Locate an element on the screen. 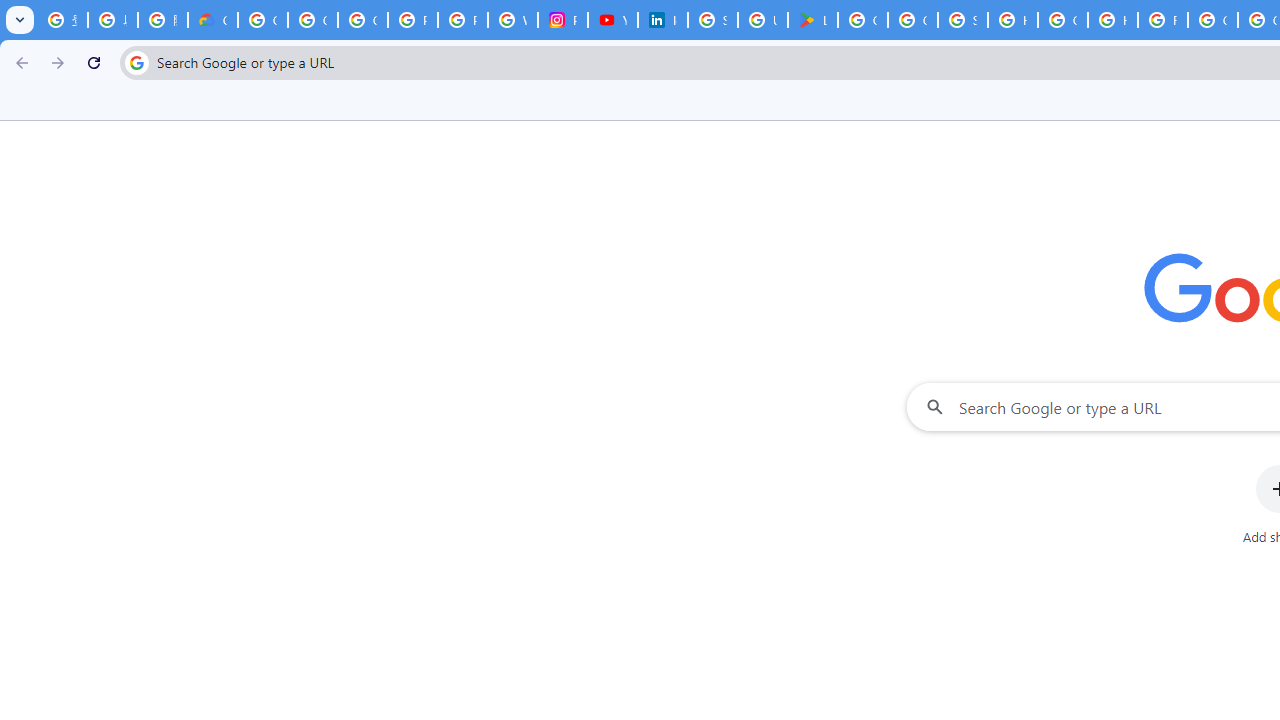 Image resolution: width=1280 pixels, height=720 pixels. 'Privacy Help Center - Policies Help' is located at coordinates (461, 20).